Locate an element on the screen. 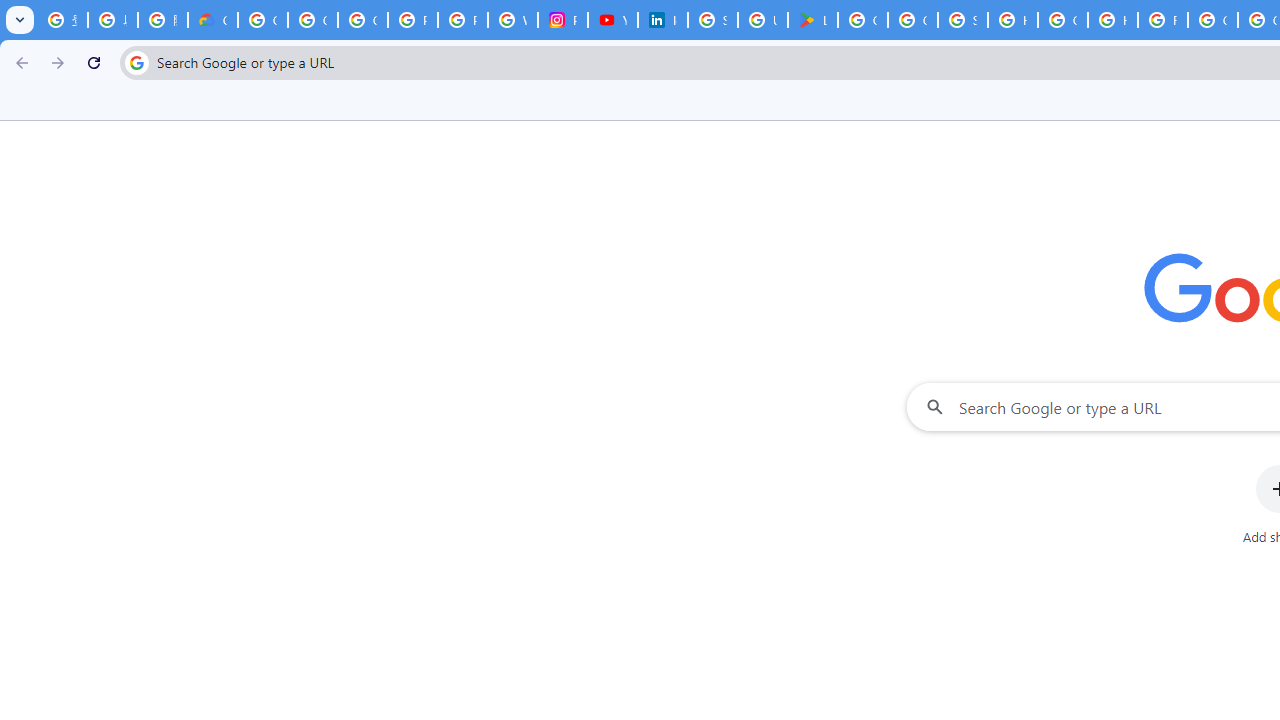 Image resolution: width=1280 pixels, height=720 pixels. 'Privacy Help Center - Policies Help' is located at coordinates (461, 20).